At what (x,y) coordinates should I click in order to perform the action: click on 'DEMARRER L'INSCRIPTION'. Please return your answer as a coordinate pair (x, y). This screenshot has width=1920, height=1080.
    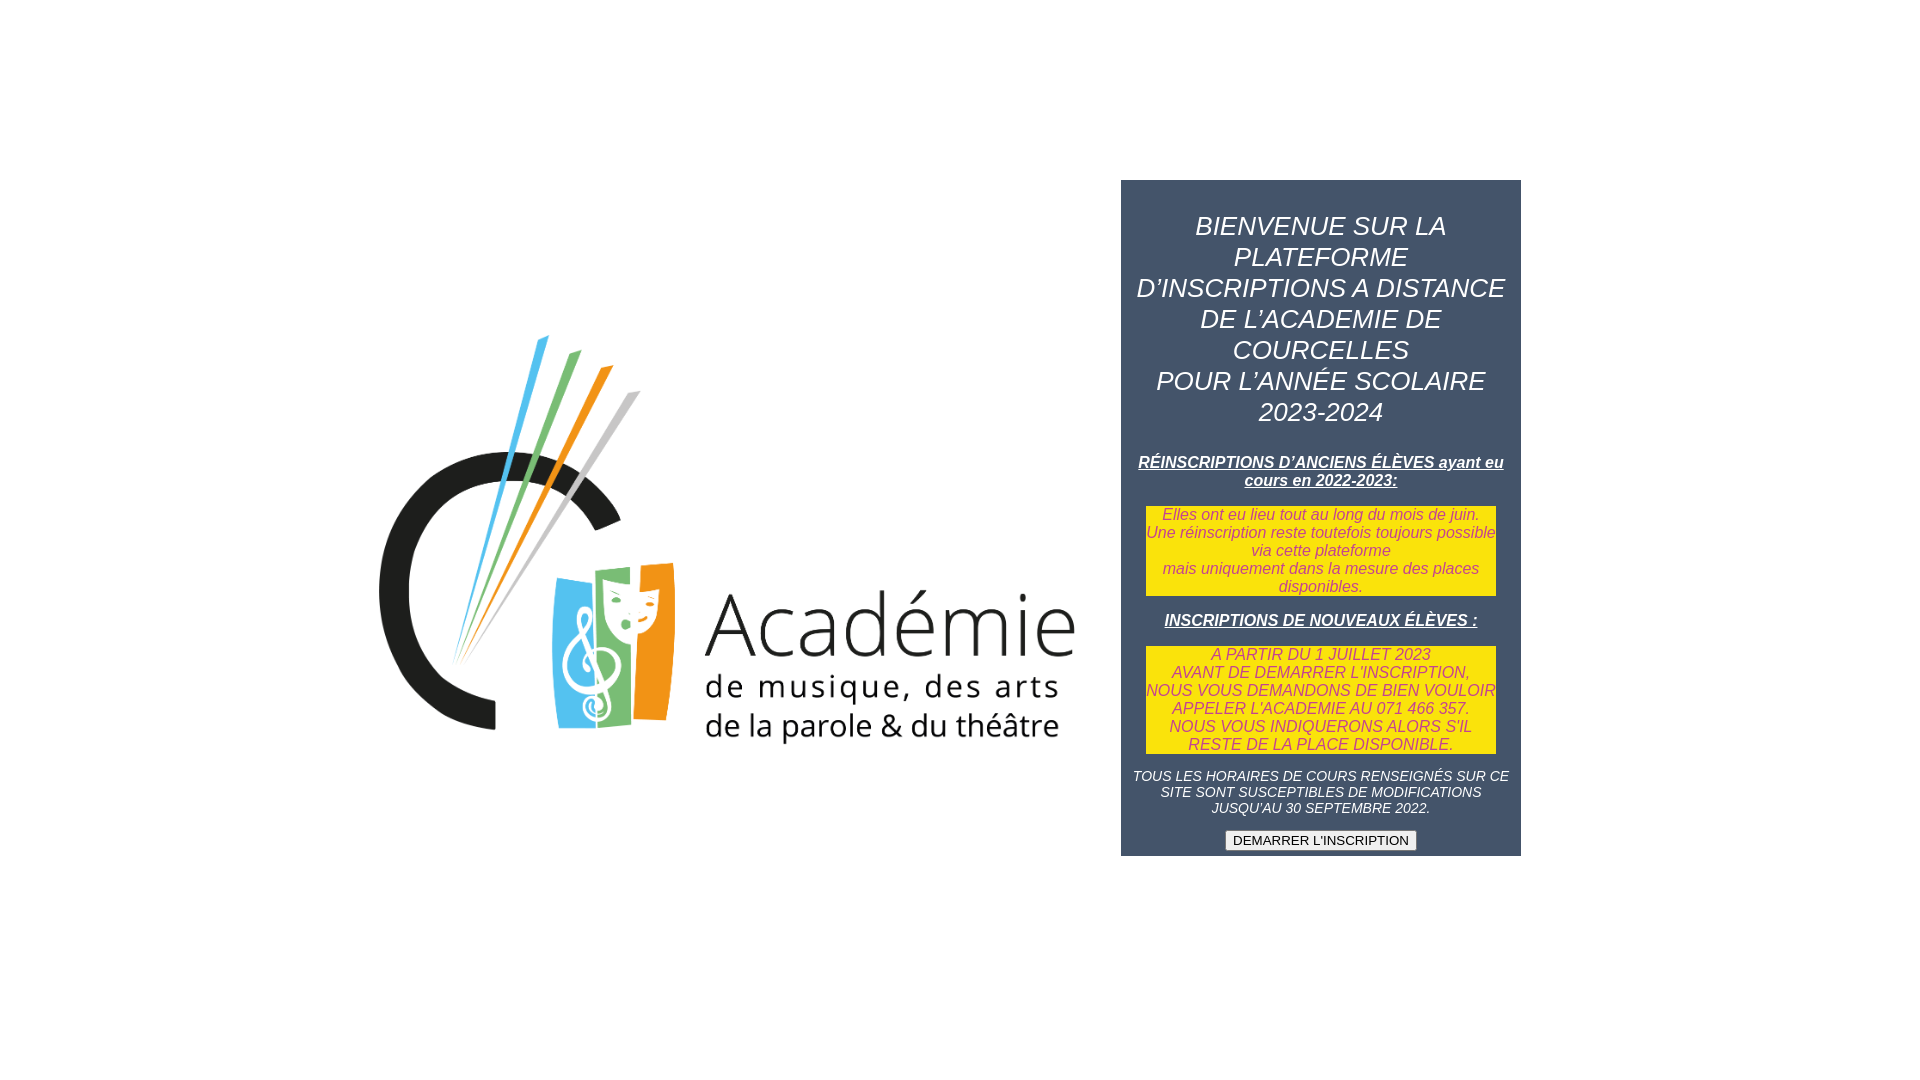
    Looking at the image, I should click on (1320, 840).